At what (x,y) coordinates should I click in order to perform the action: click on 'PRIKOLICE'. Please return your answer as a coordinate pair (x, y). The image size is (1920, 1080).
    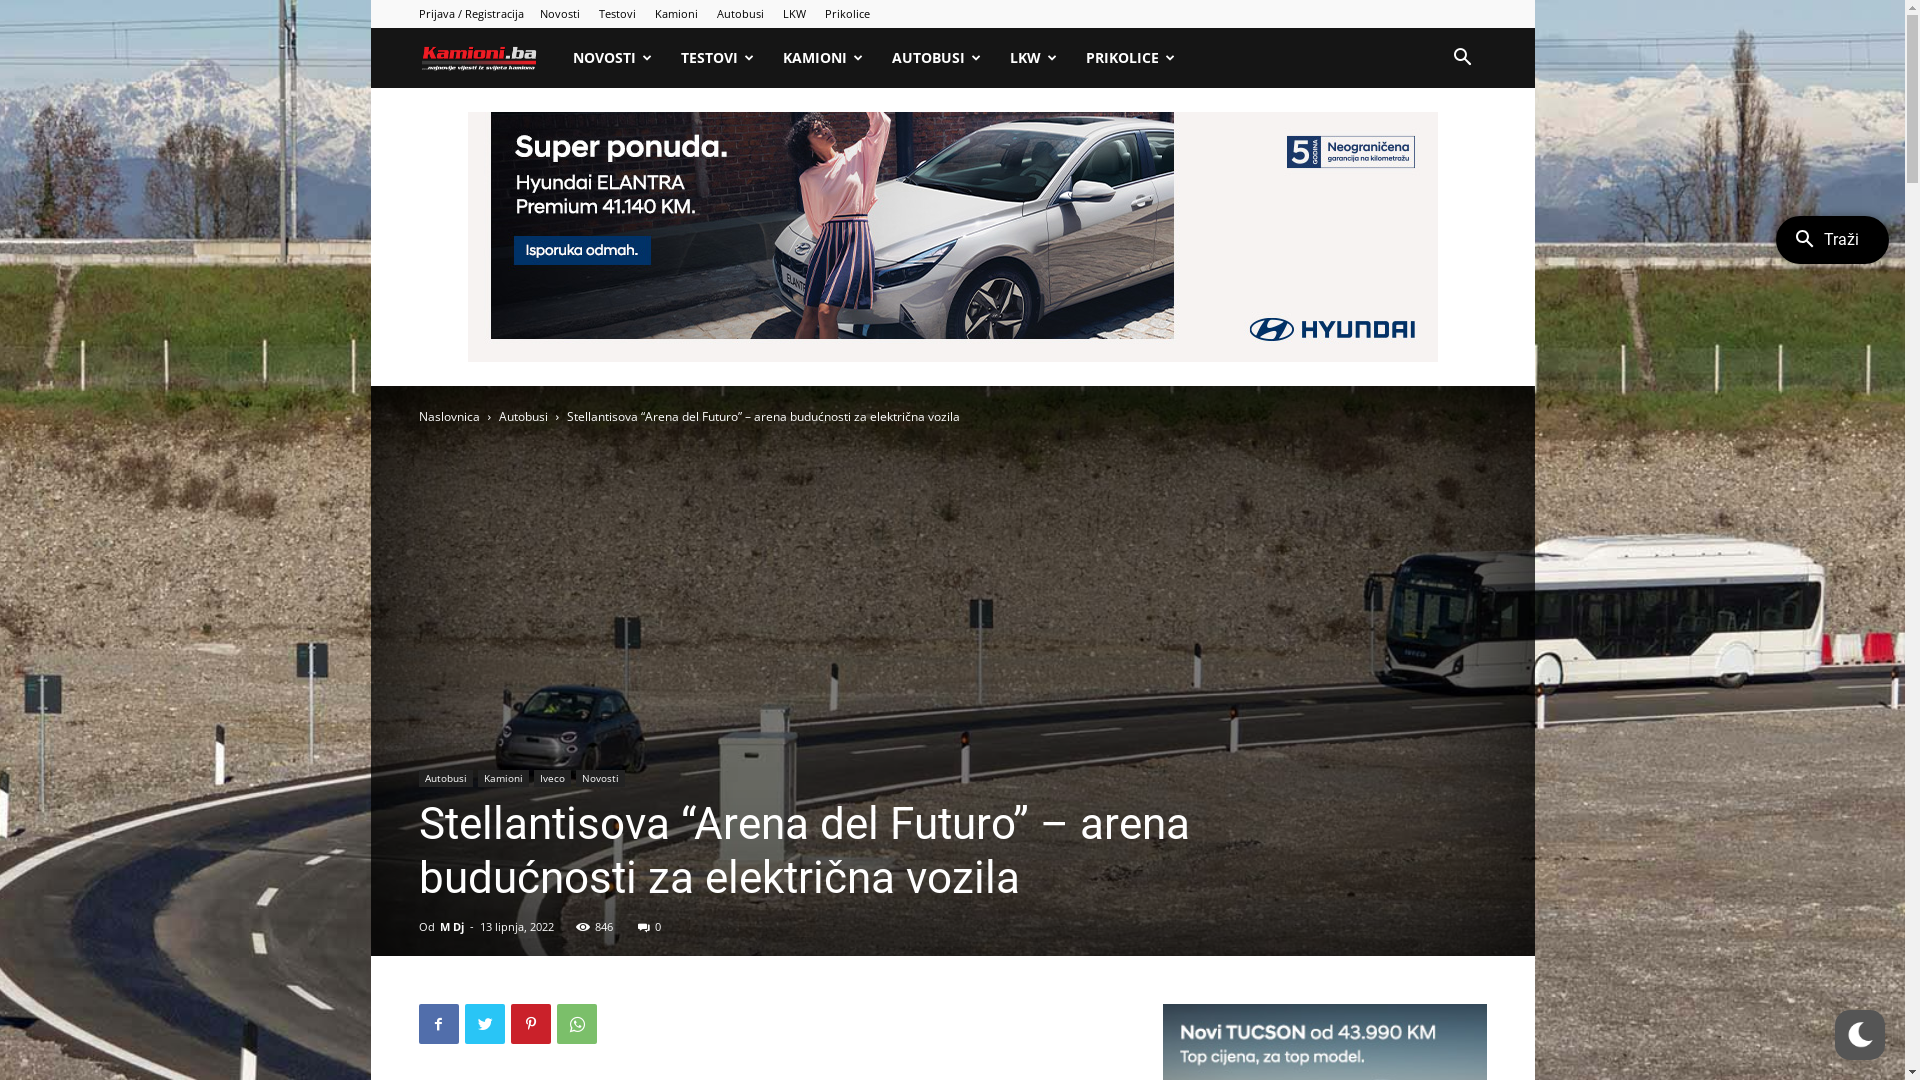
    Looking at the image, I should click on (1070, 56).